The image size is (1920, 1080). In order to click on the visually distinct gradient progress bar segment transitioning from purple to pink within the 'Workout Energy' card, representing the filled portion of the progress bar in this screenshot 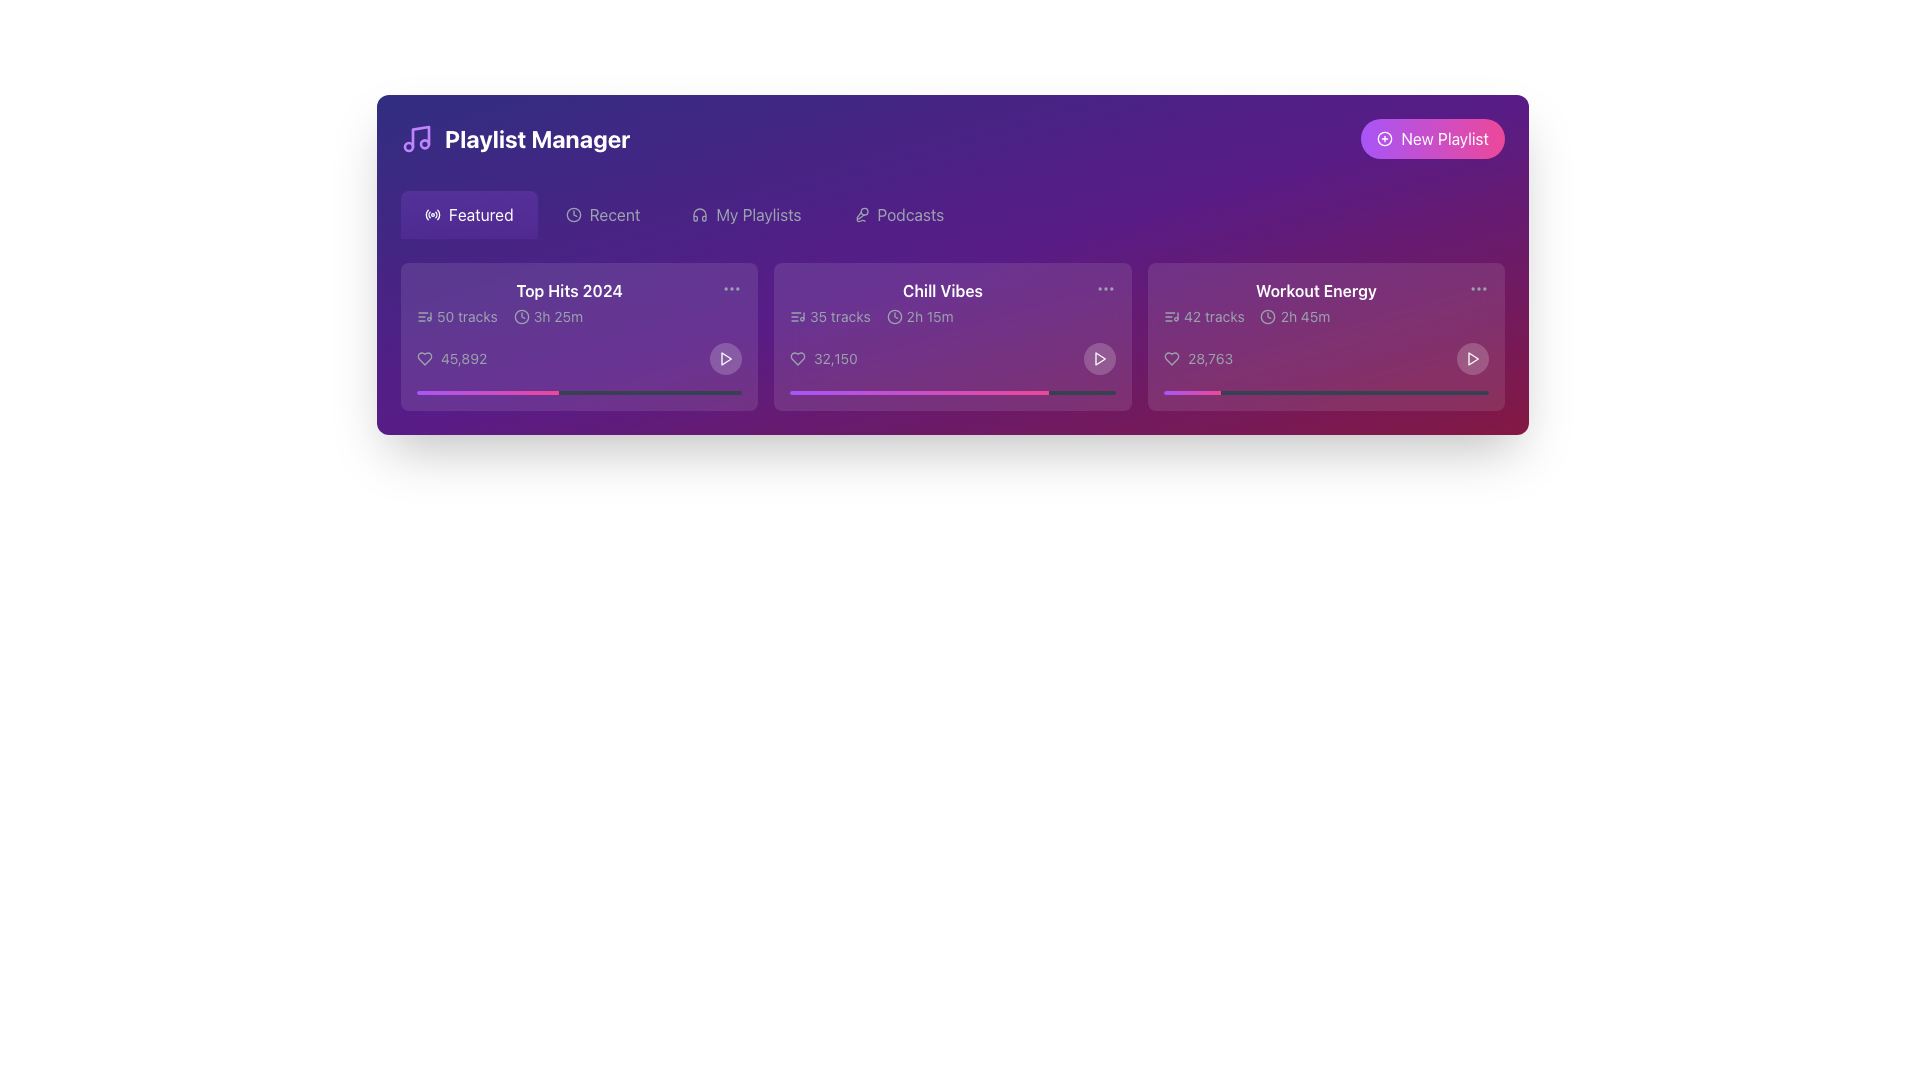, I will do `click(1192, 393)`.